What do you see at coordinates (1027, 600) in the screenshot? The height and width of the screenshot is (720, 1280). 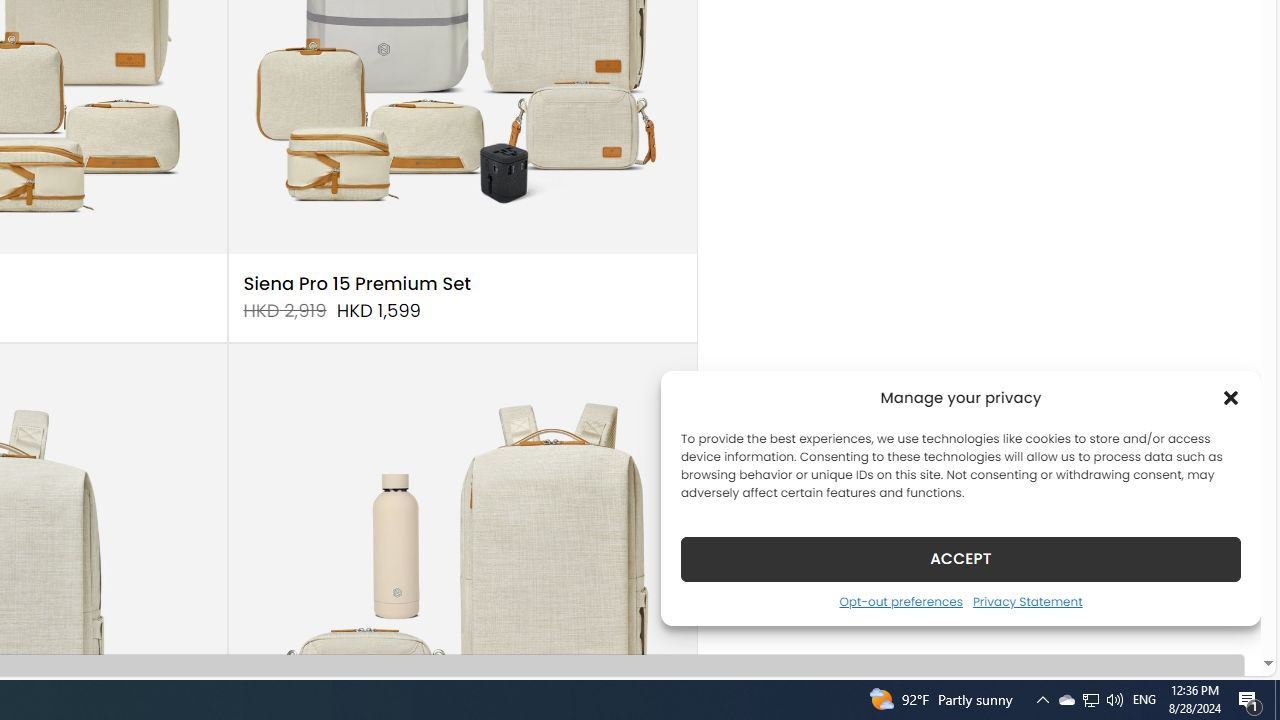 I see `'Privacy Statement'` at bounding box center [1027, 600].